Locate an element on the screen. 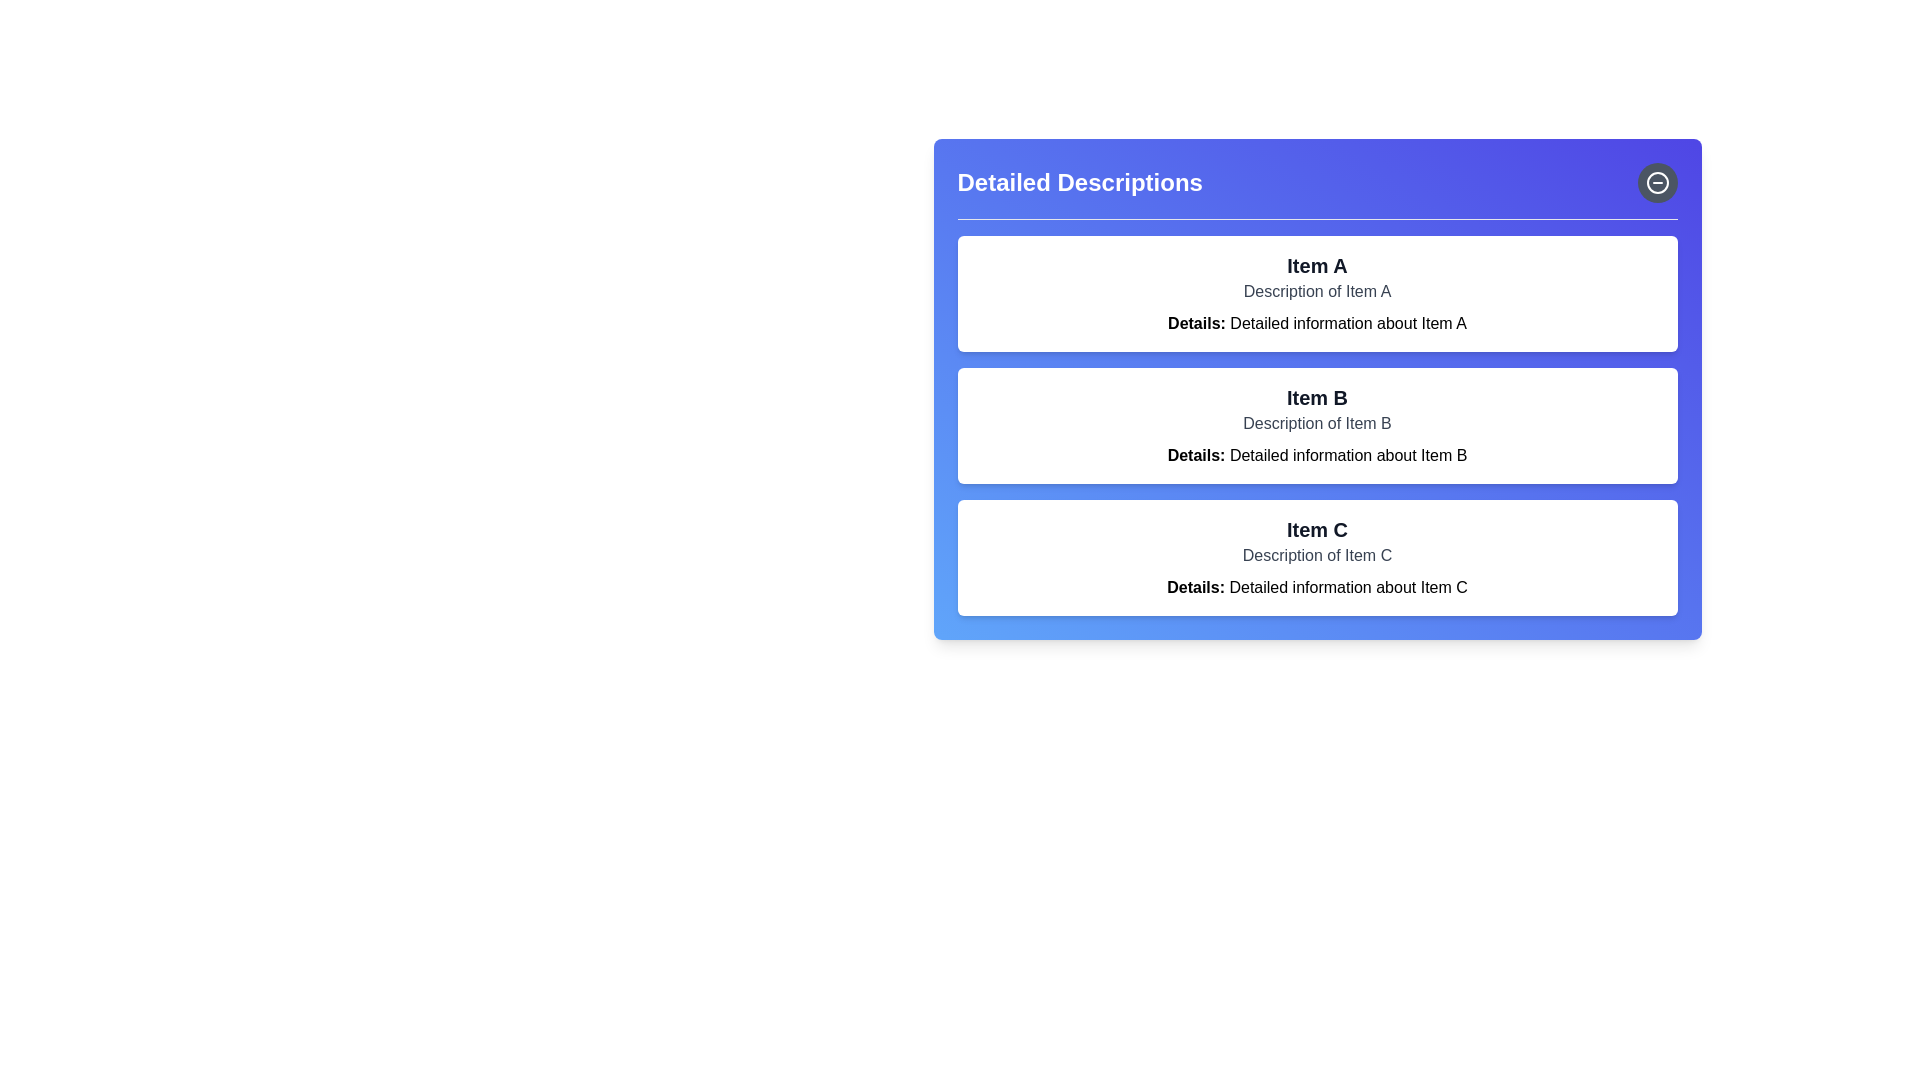 The image size is (1920, 1080). the Text Label that summarizes the content of 'Item C', located centrally below the 'Item C' title and above the 'Details: Detailed information about Item C' section is located at coordinates (1317, 555).